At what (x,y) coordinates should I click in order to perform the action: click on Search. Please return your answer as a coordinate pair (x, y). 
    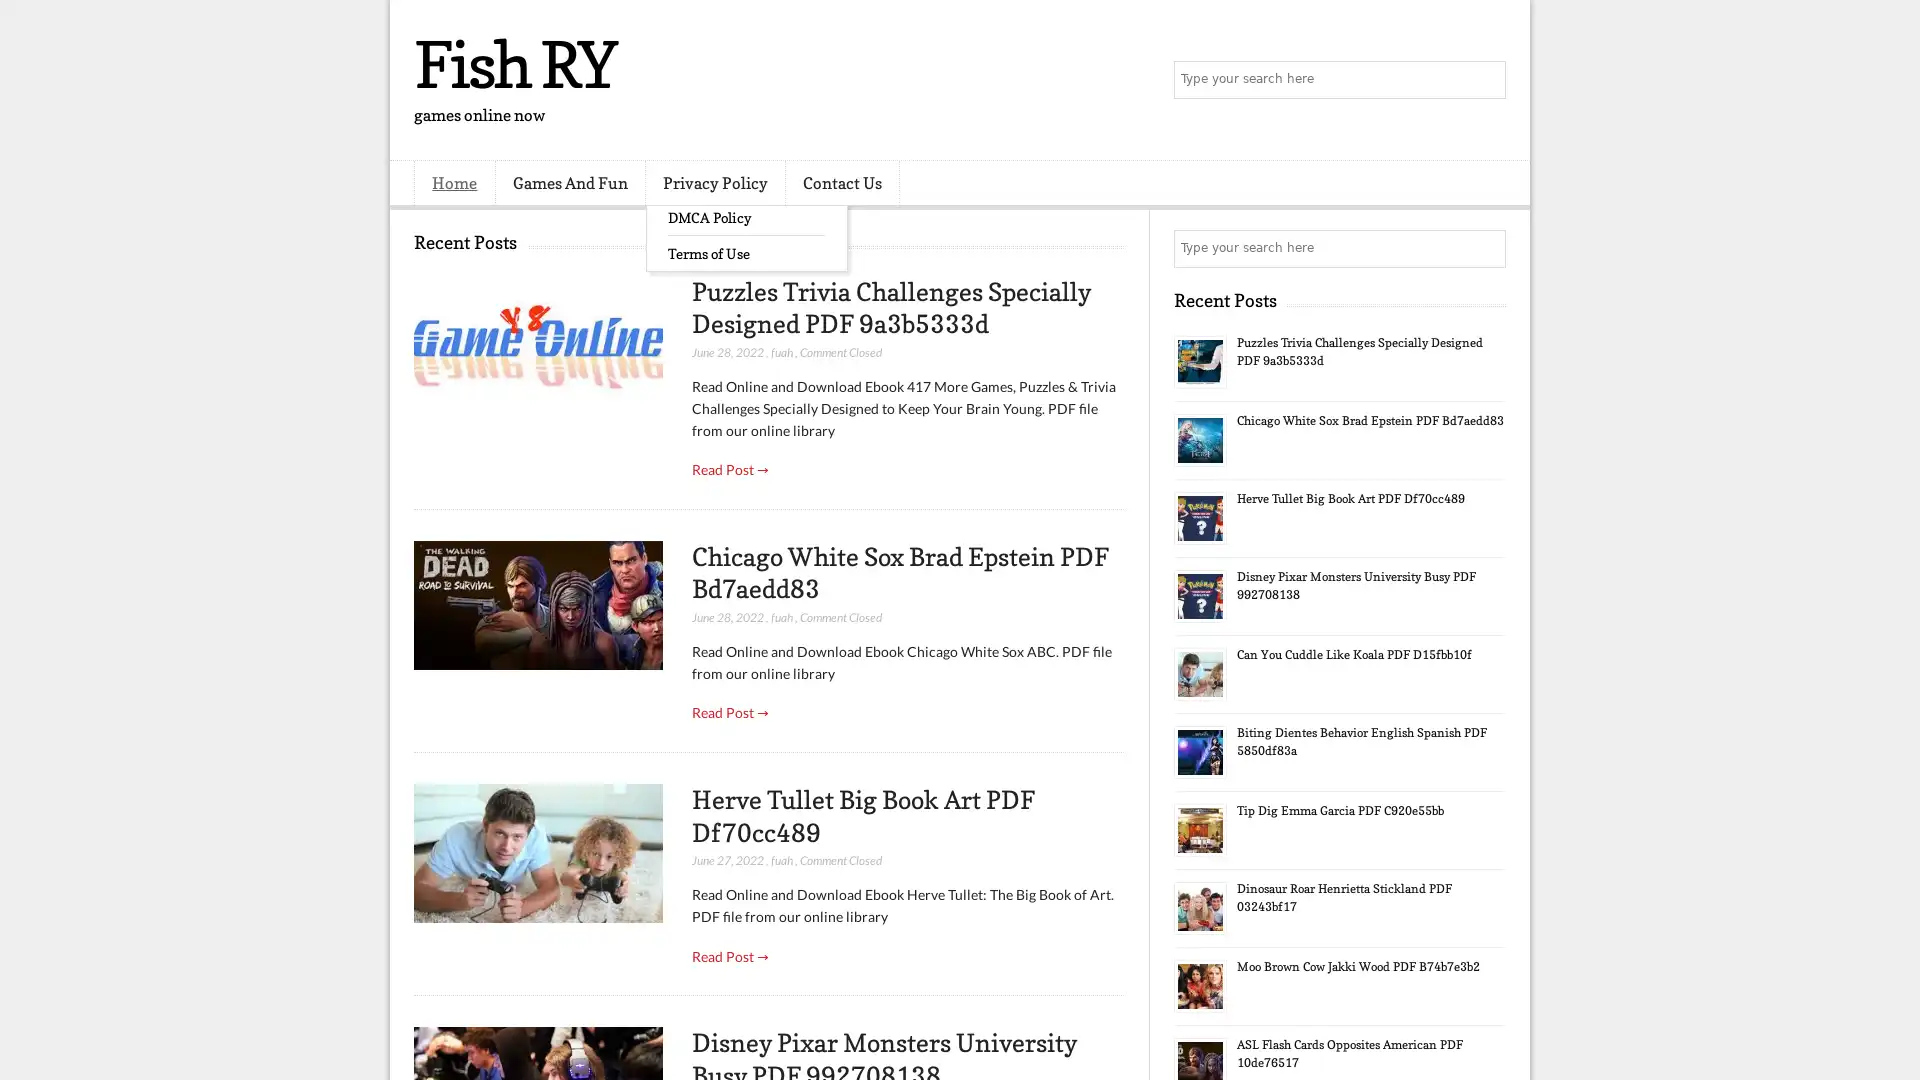
    Looking at the image, I should click on (1485, 80).